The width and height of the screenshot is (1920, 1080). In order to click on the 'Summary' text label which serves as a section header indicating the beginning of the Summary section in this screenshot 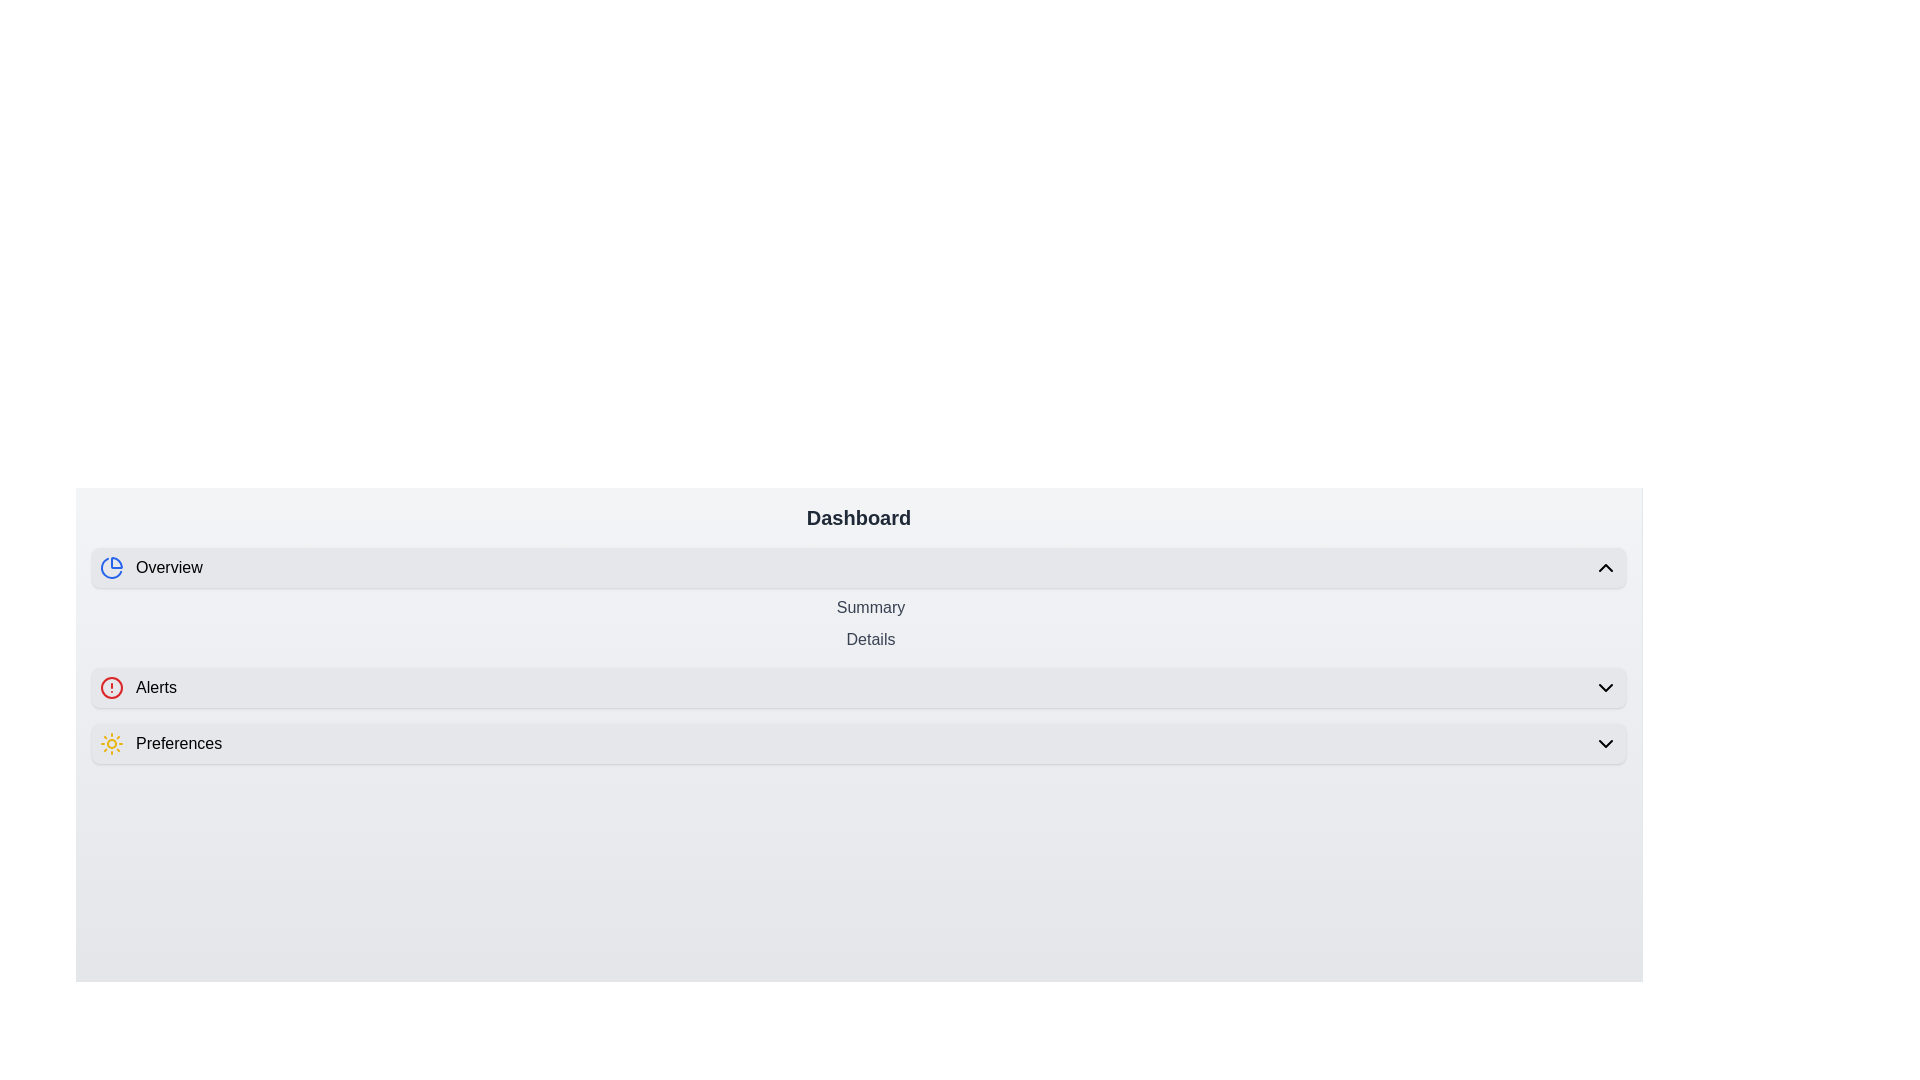, I will do `click(870, 607)`.